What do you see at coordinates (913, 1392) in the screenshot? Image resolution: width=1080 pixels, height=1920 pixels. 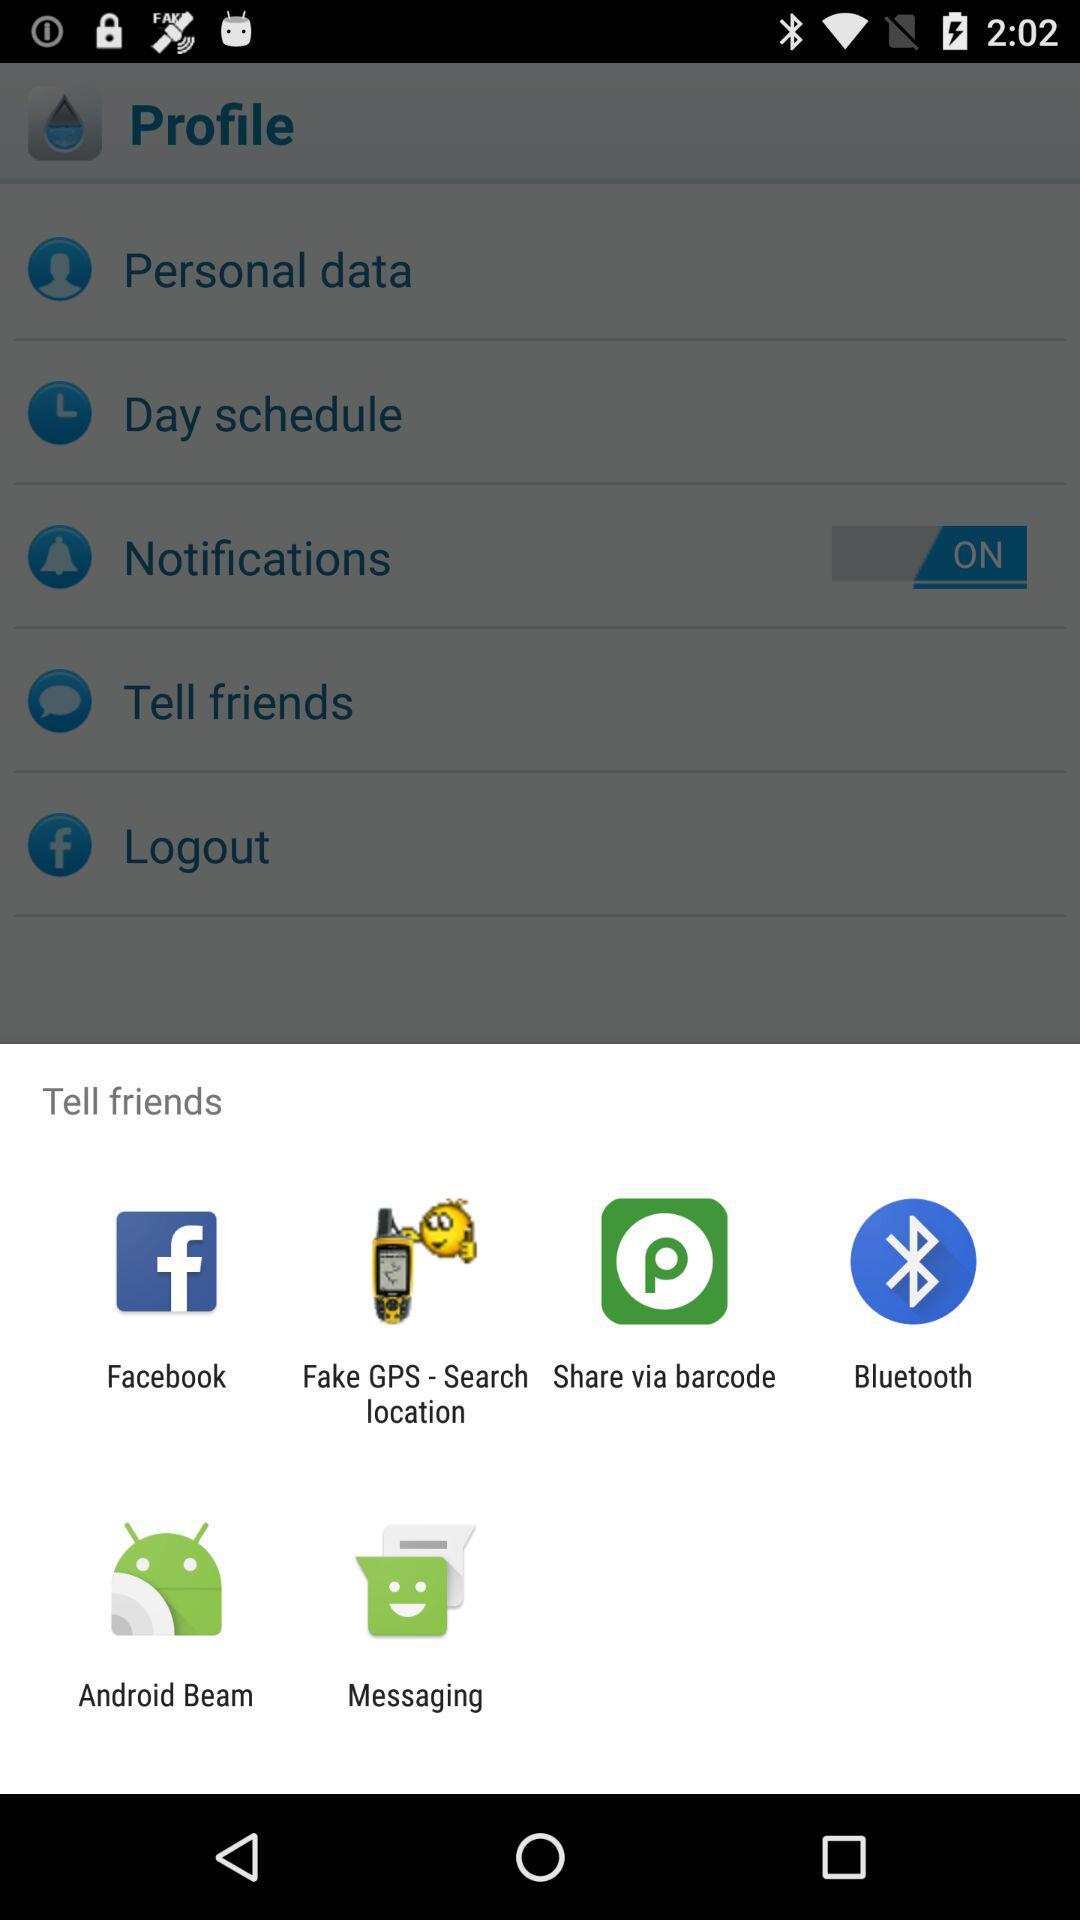 I see `the item to the right of the share via barcode` at bounding box center [913, 1392].